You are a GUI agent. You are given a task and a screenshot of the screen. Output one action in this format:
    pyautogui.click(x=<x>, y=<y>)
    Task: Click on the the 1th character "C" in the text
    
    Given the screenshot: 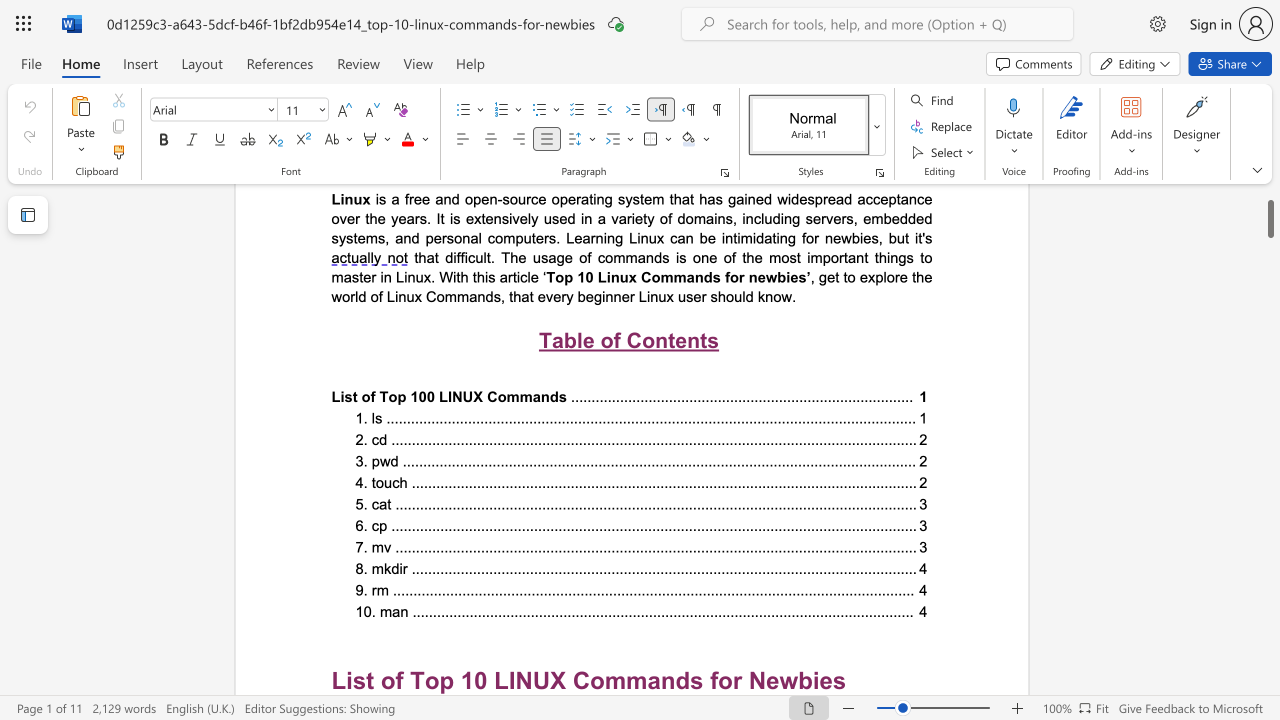 What is the action you would take?
    pyautogui.click(x=580, y=679)
    